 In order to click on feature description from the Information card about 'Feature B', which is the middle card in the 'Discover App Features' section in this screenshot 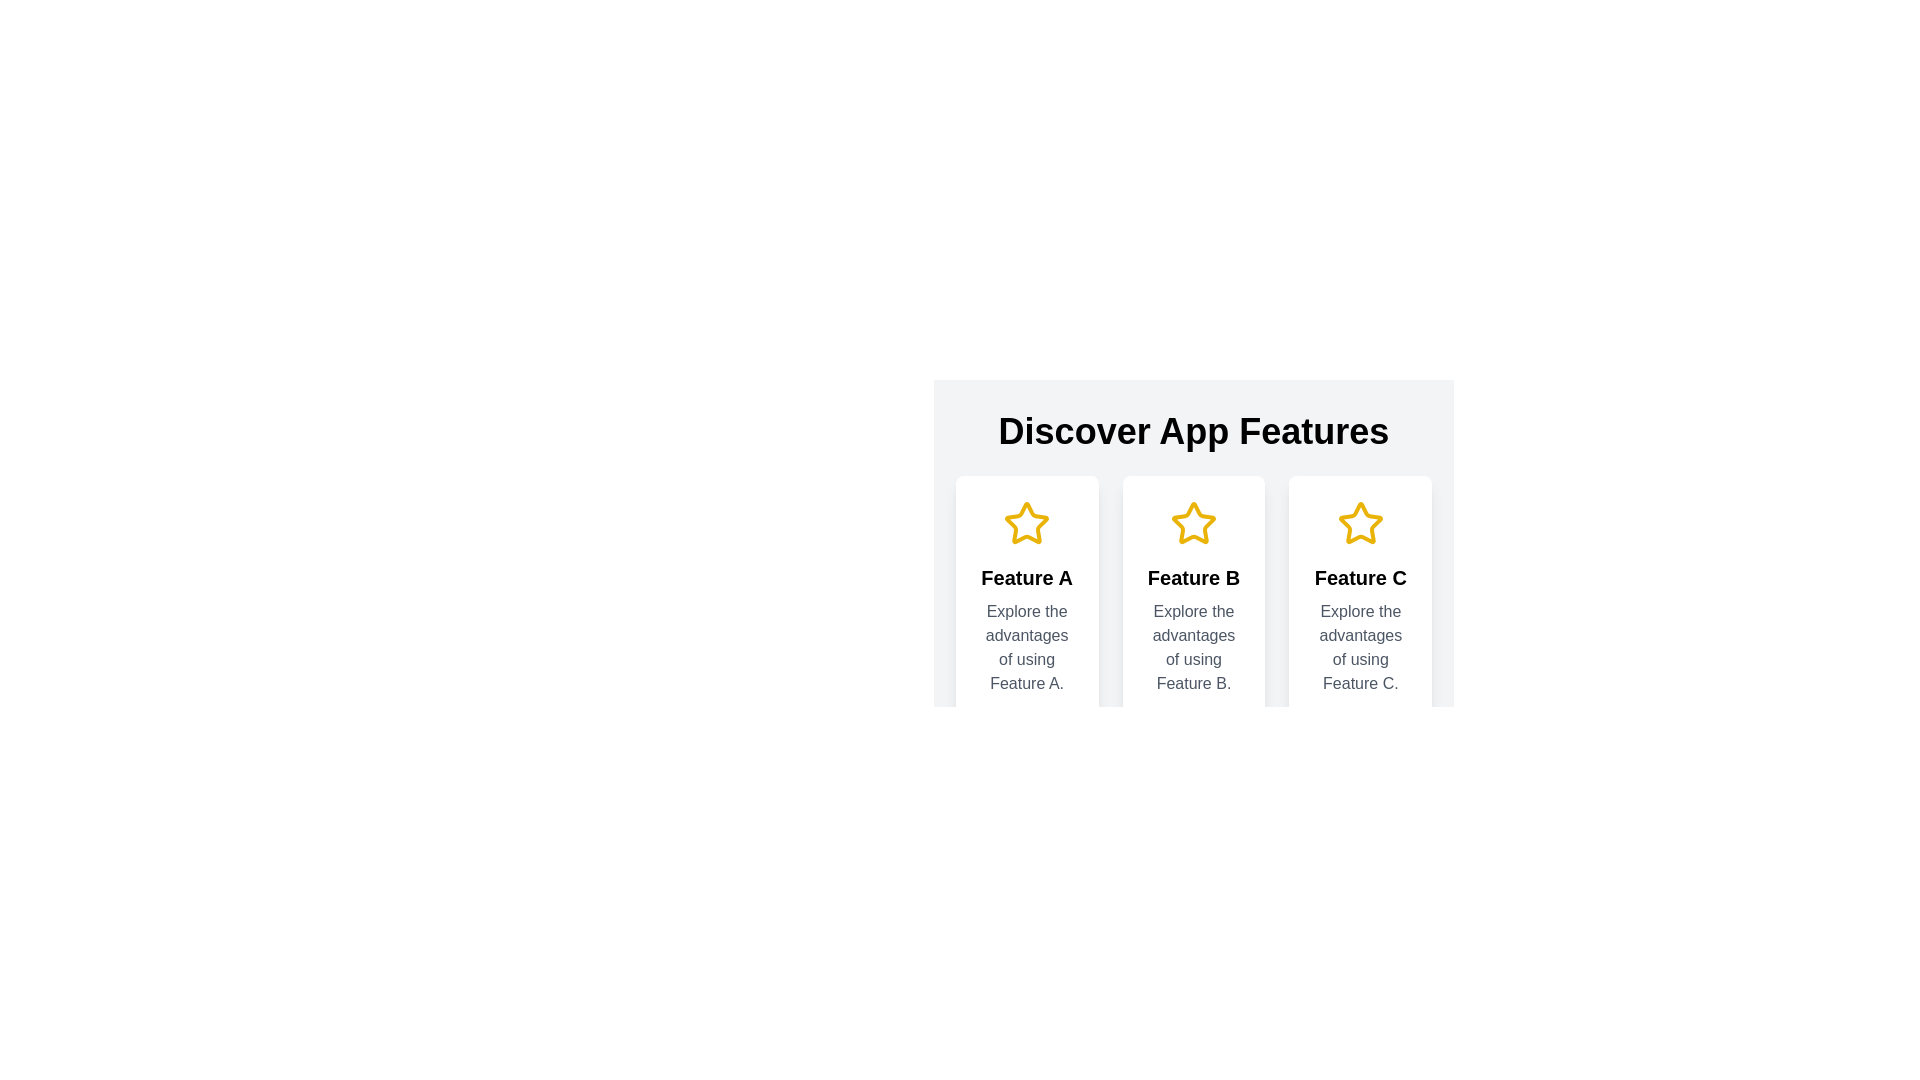, I will do `click(1194, 530)`.